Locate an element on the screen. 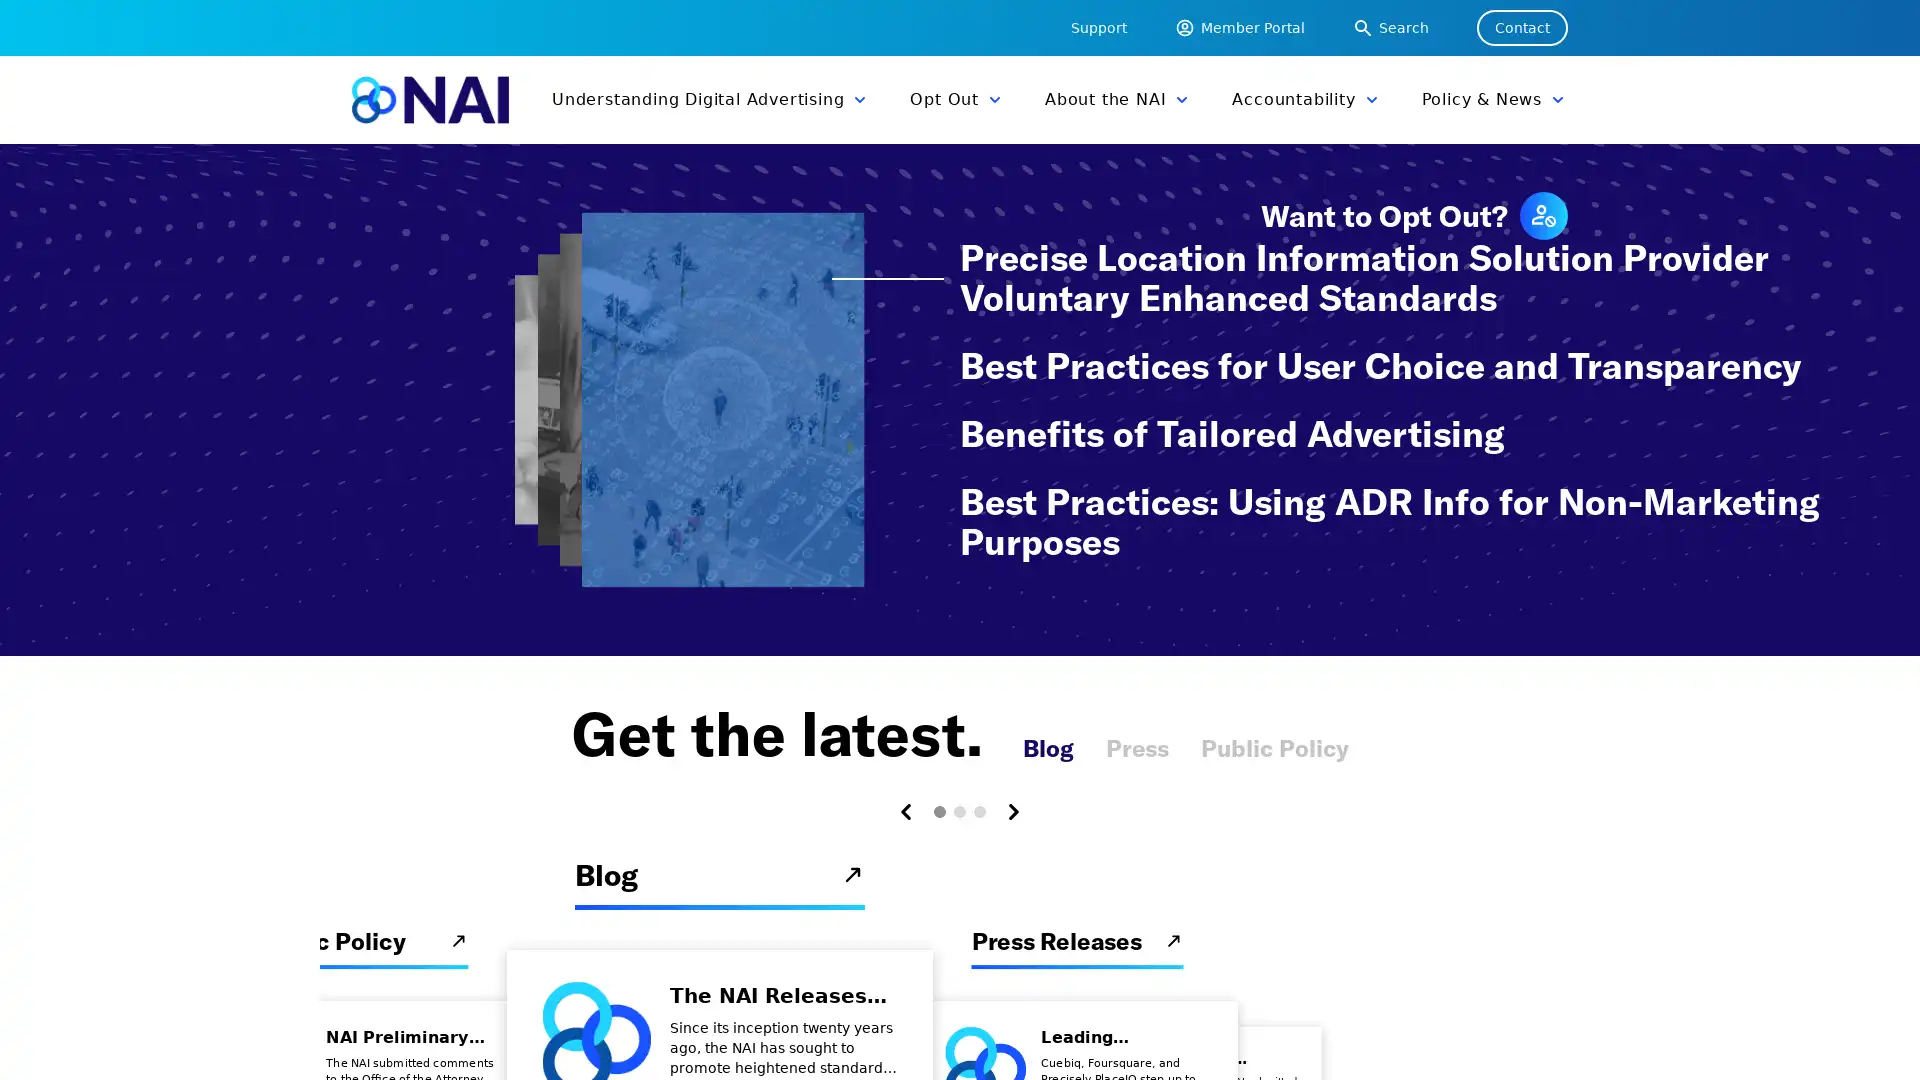 The height and width of the screenshot is (1080, 1920). Carousel Page 1 (Current Slide) is located at coordinates (939, 812).